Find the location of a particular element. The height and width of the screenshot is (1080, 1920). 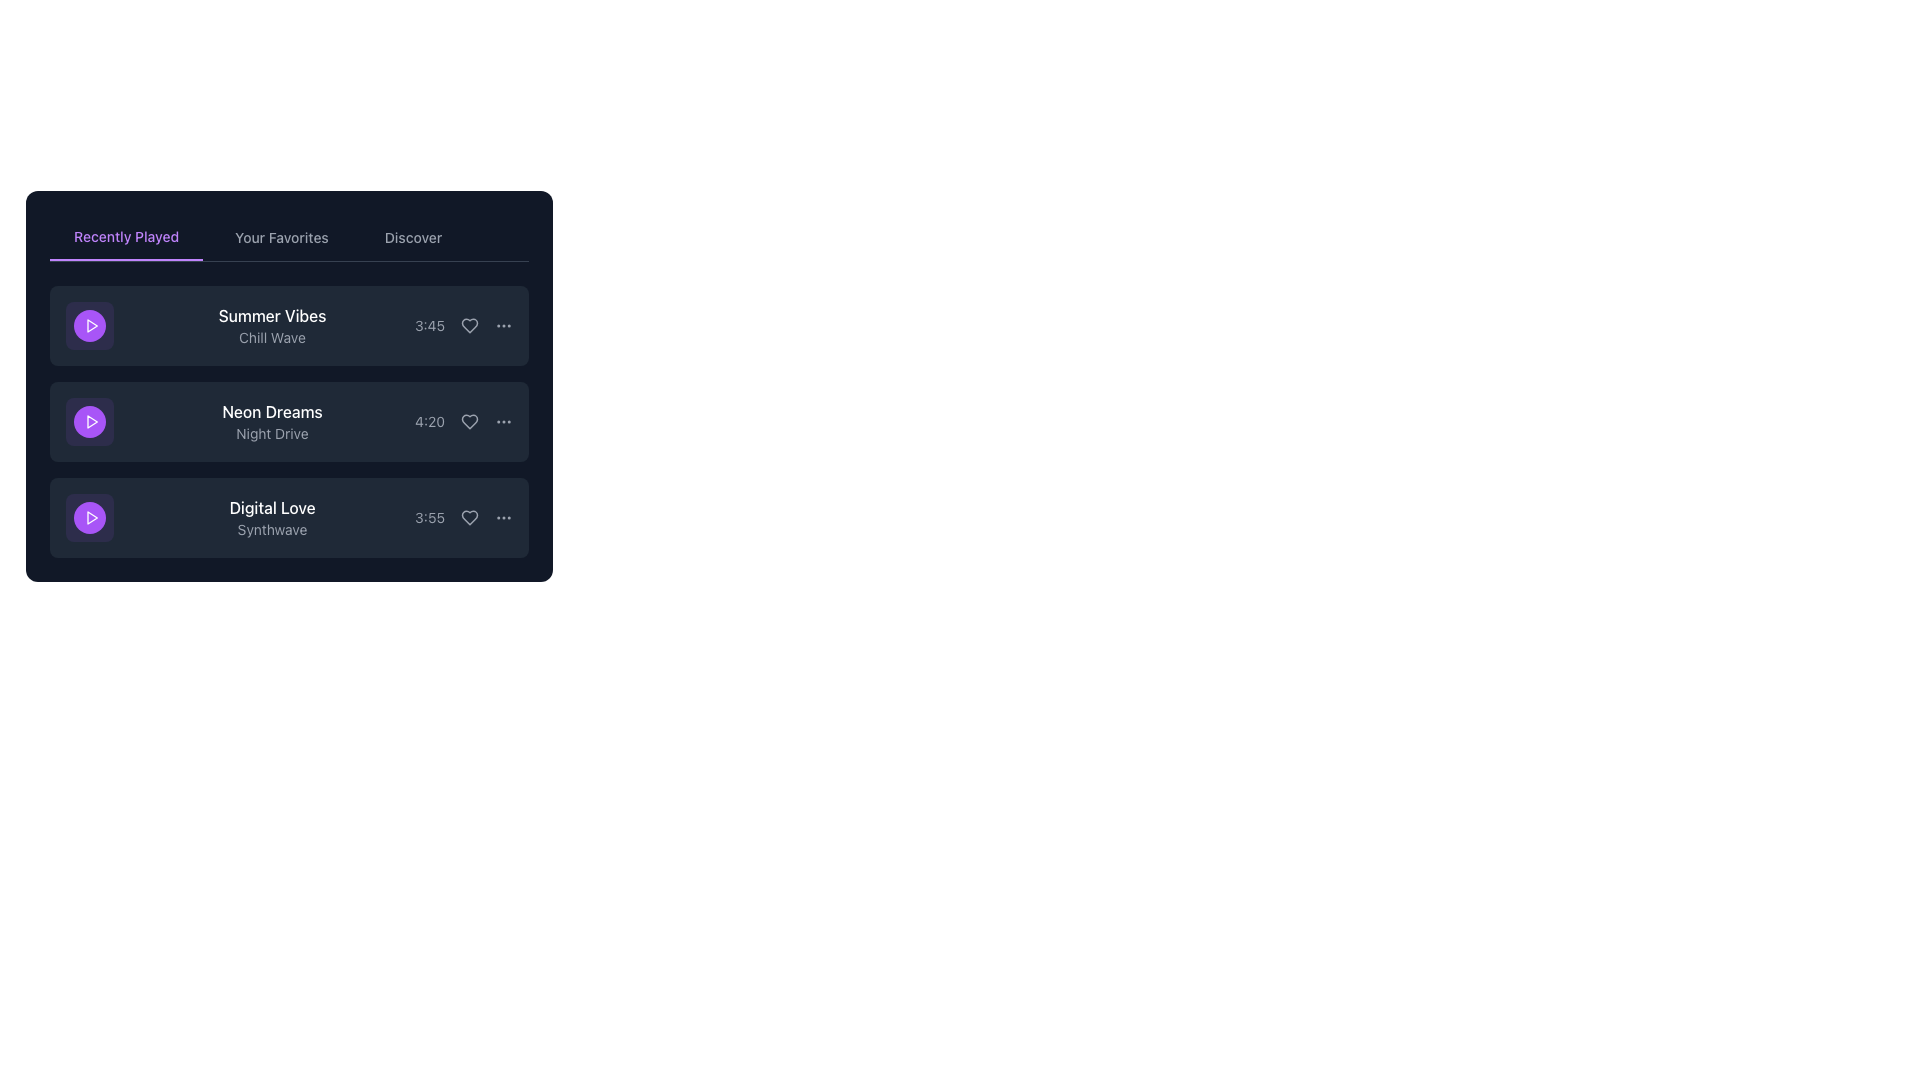

the circular purple button with a white play icon located to the left of the 'Digital Love - Synthwave - 3:55' text in the 'Recently Played' section is located at coordinates (89, 516).